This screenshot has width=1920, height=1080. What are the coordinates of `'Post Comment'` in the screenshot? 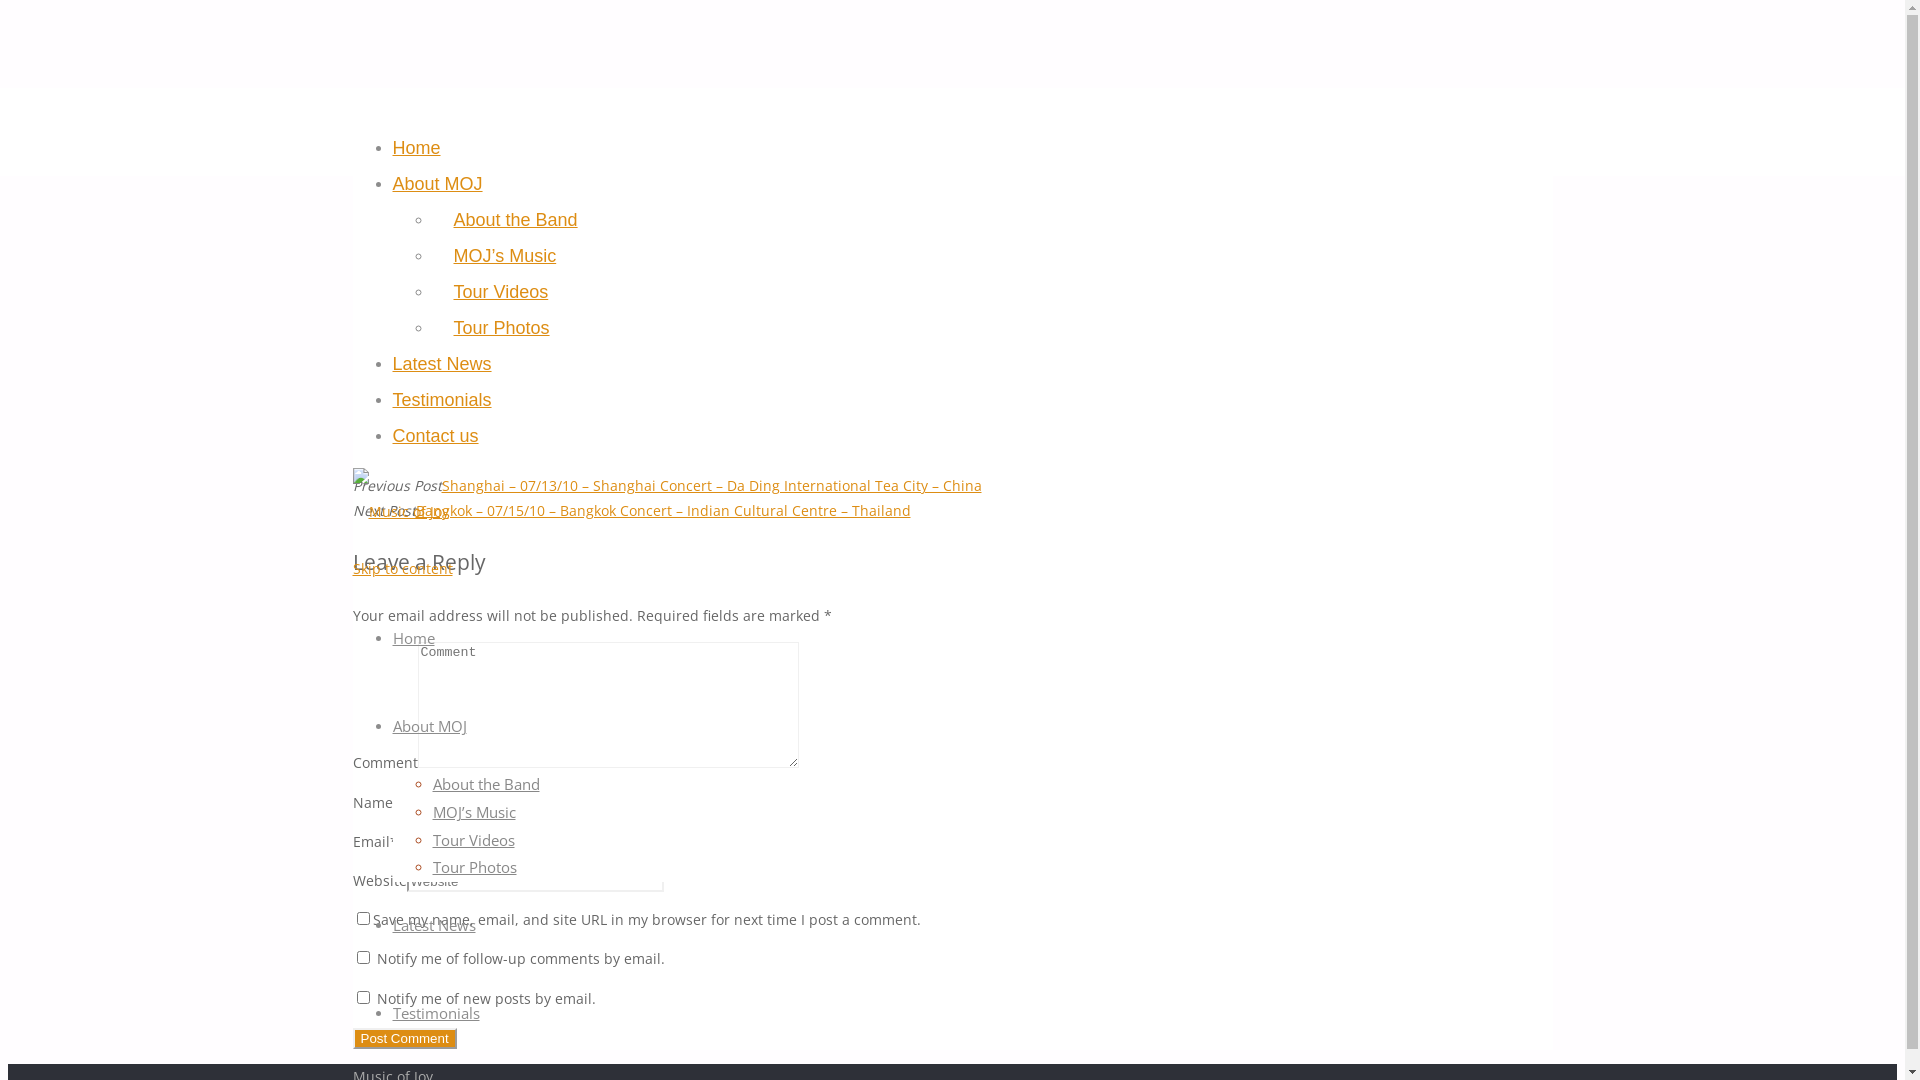 It's located at (402, 1037).